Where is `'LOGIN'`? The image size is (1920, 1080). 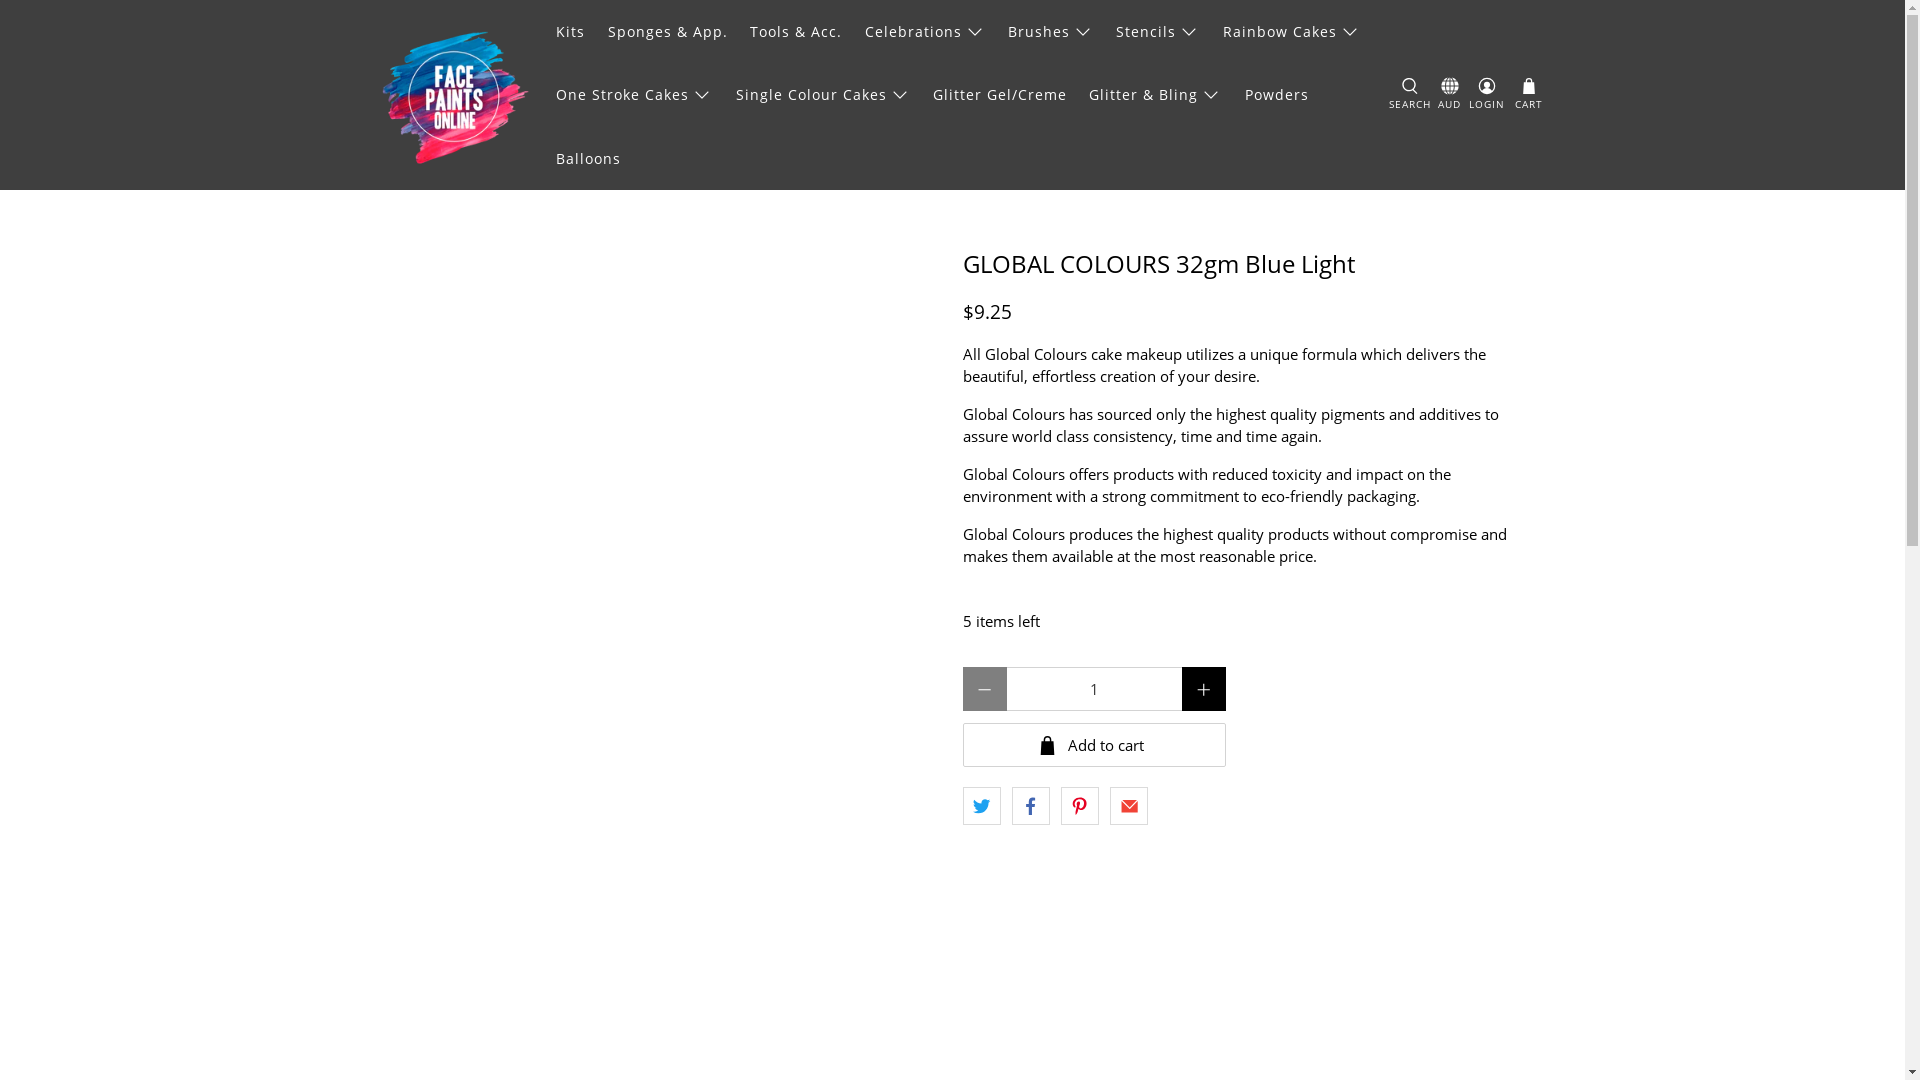
'LOGIN' is located at coordinates (1487, 95).